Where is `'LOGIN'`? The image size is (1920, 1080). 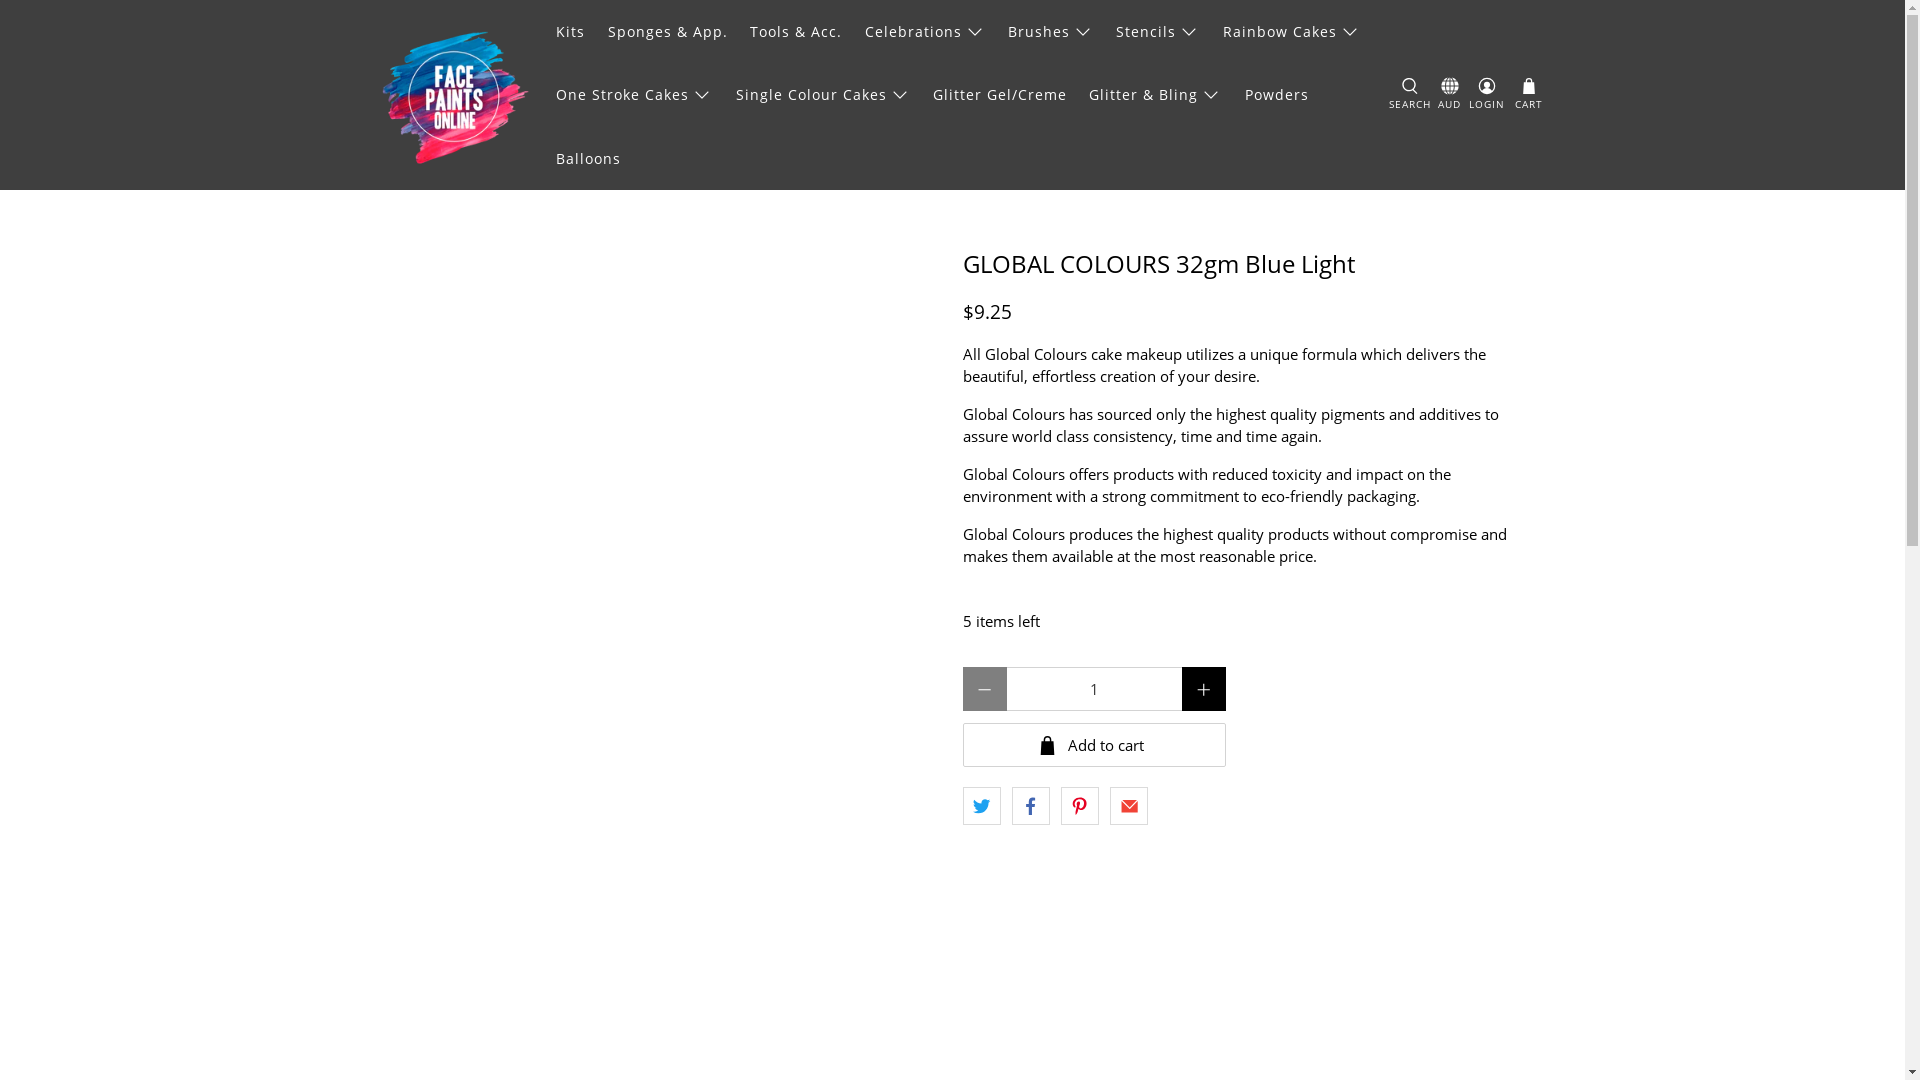
'LOGIN' is located at coordinates (1487, 95).